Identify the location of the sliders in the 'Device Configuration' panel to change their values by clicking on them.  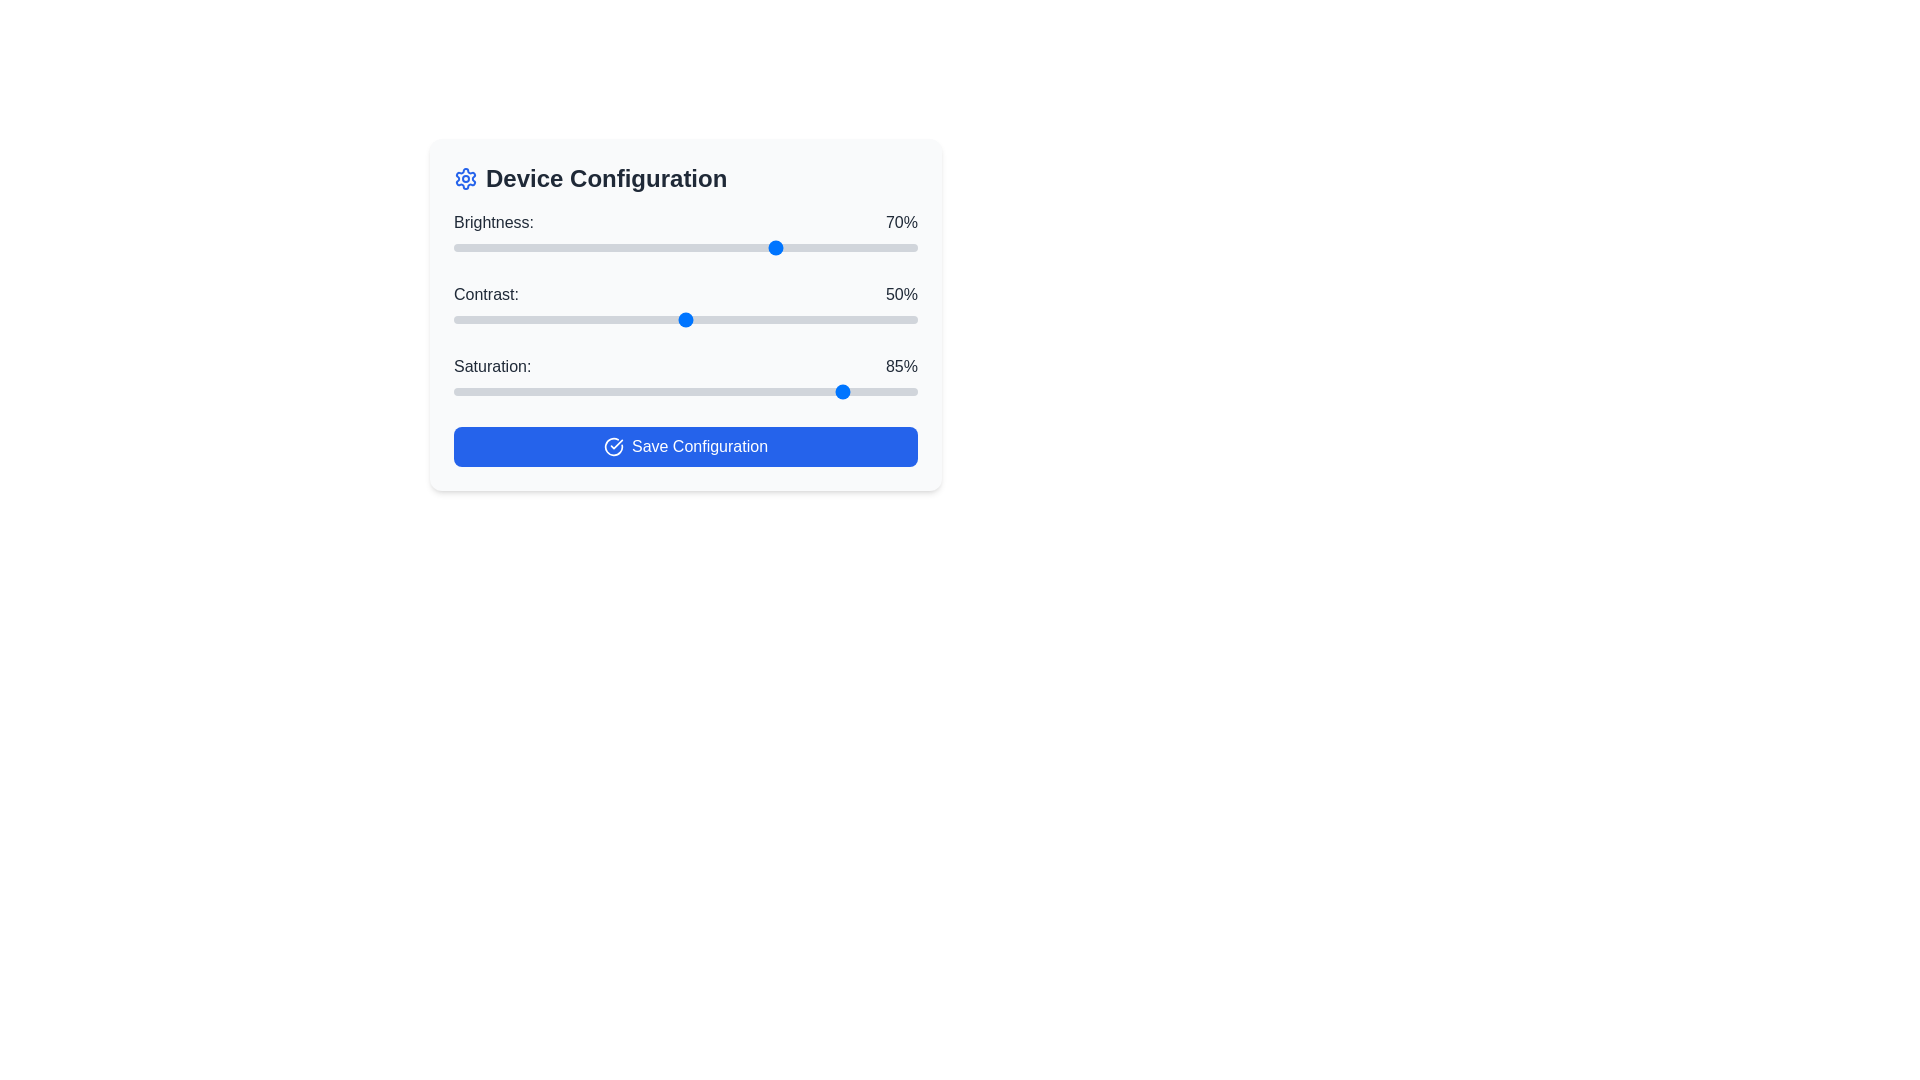
(686, 315).